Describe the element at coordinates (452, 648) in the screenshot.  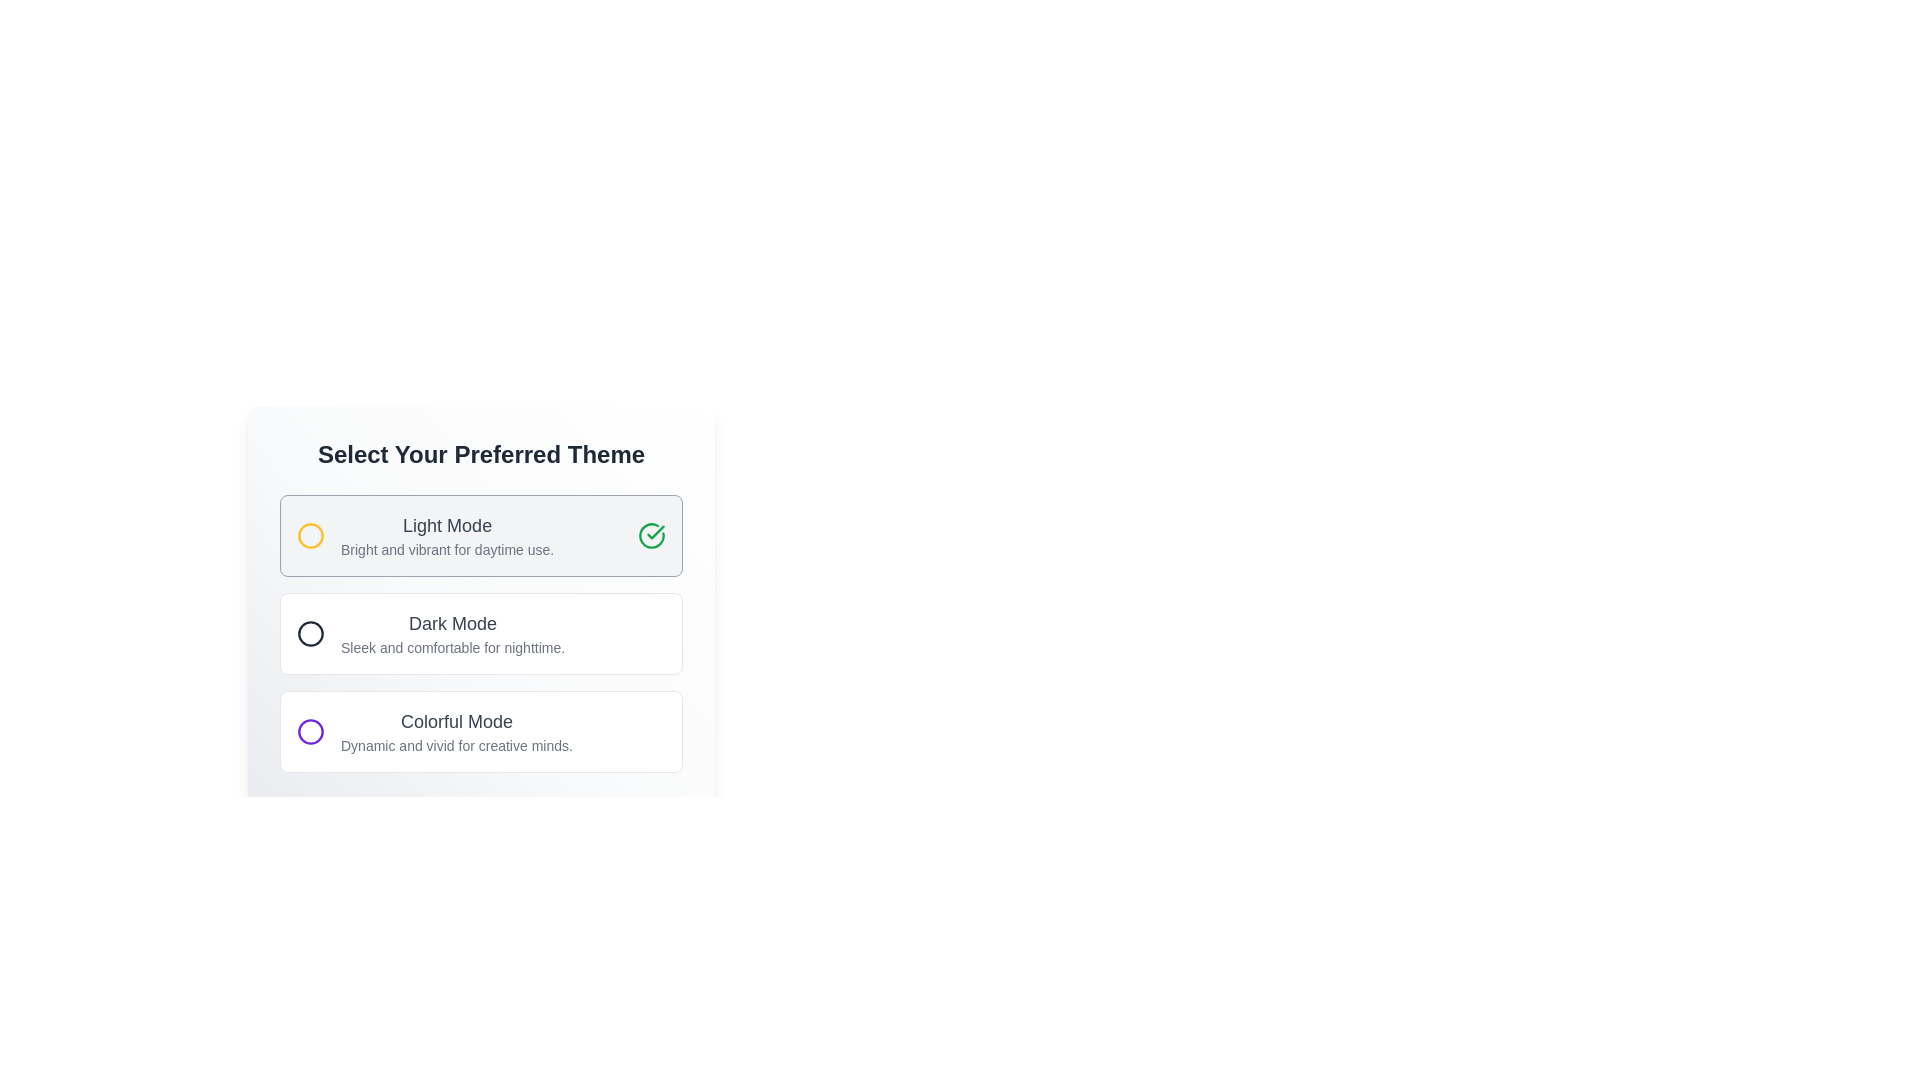
I see `the explanatory text label located directly below the 'Dark Mode' title in the theme selection interface` at that location.